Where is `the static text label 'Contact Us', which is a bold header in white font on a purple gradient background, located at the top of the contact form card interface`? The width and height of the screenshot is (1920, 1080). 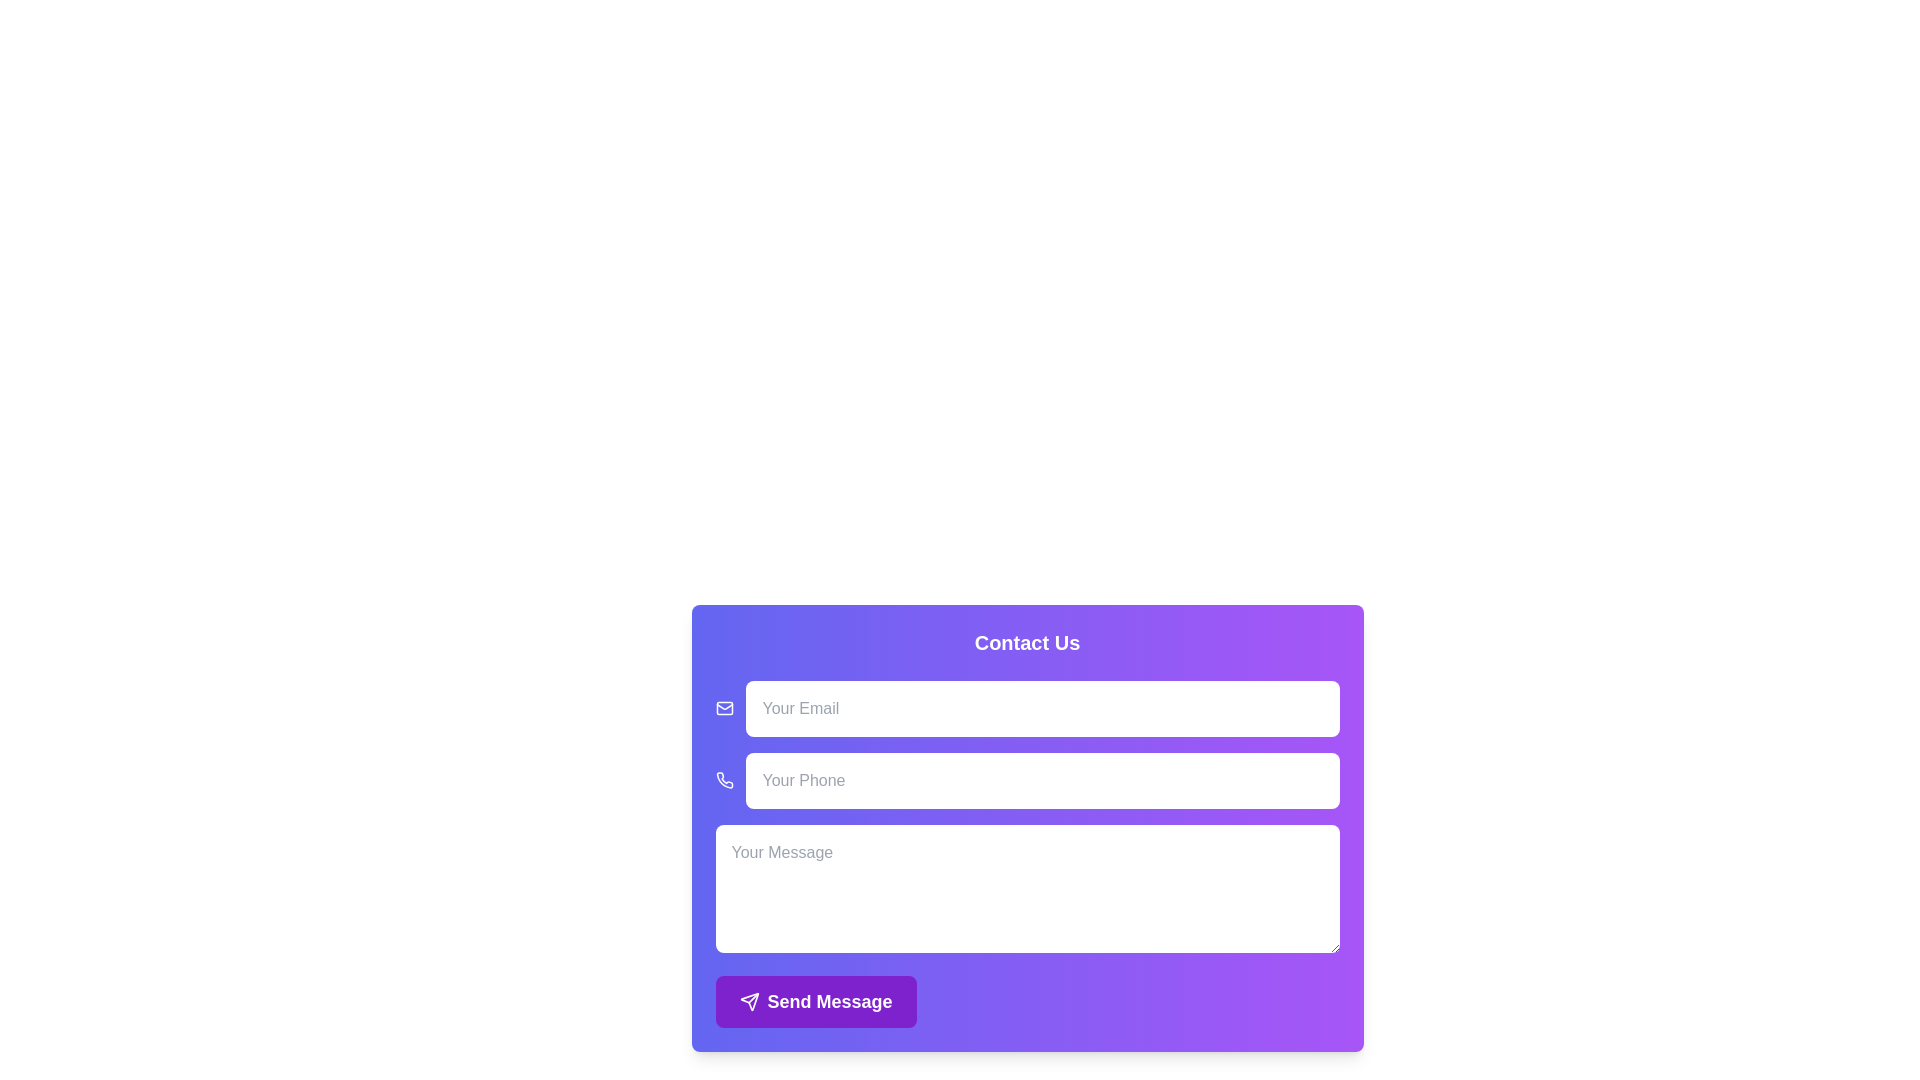
the static text label 'Contact Us', which is a bold header in white font on a purple gradient background, located at the top of the contact form card interface is located at coordinates (1027, 643).